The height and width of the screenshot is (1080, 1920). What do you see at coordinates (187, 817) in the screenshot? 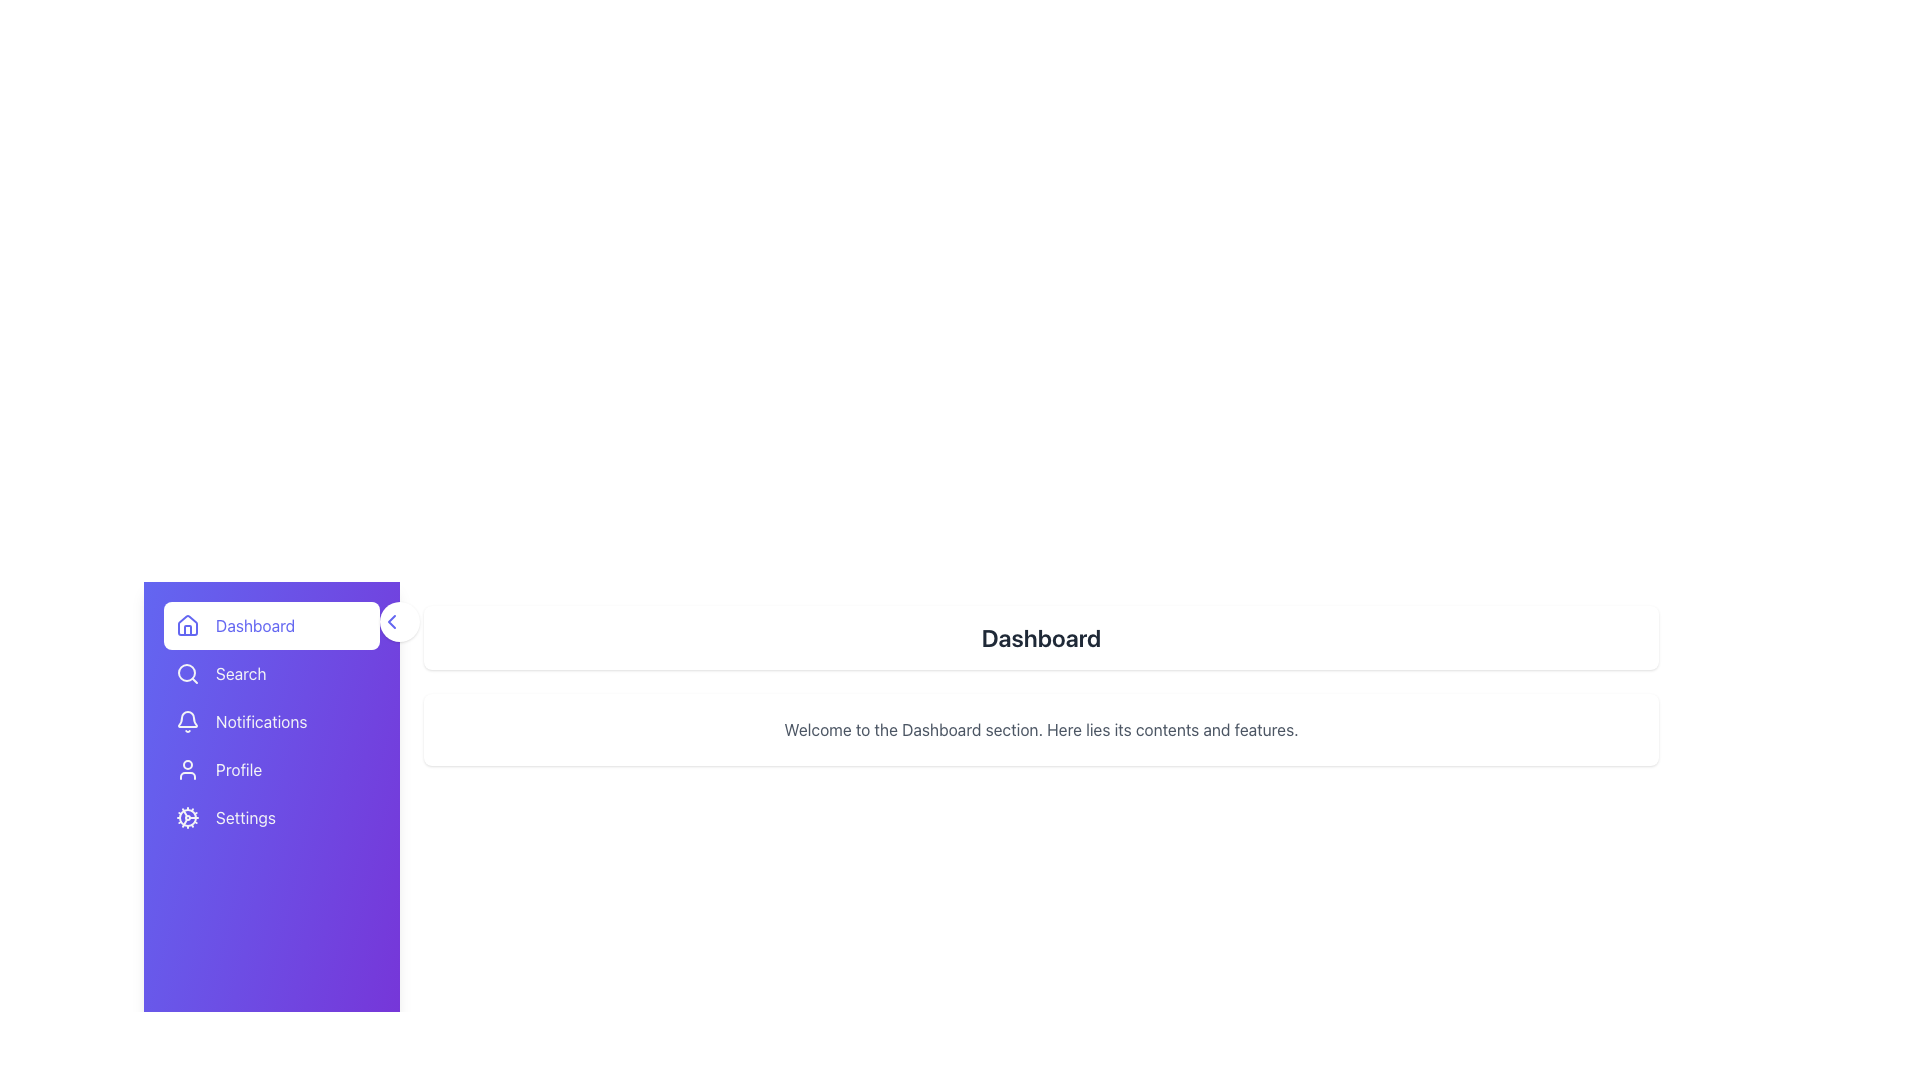
I see `the settings icon located in the vertical navigation bar, adjacent to the word 'Settings'` at bounding box center [187, 817].